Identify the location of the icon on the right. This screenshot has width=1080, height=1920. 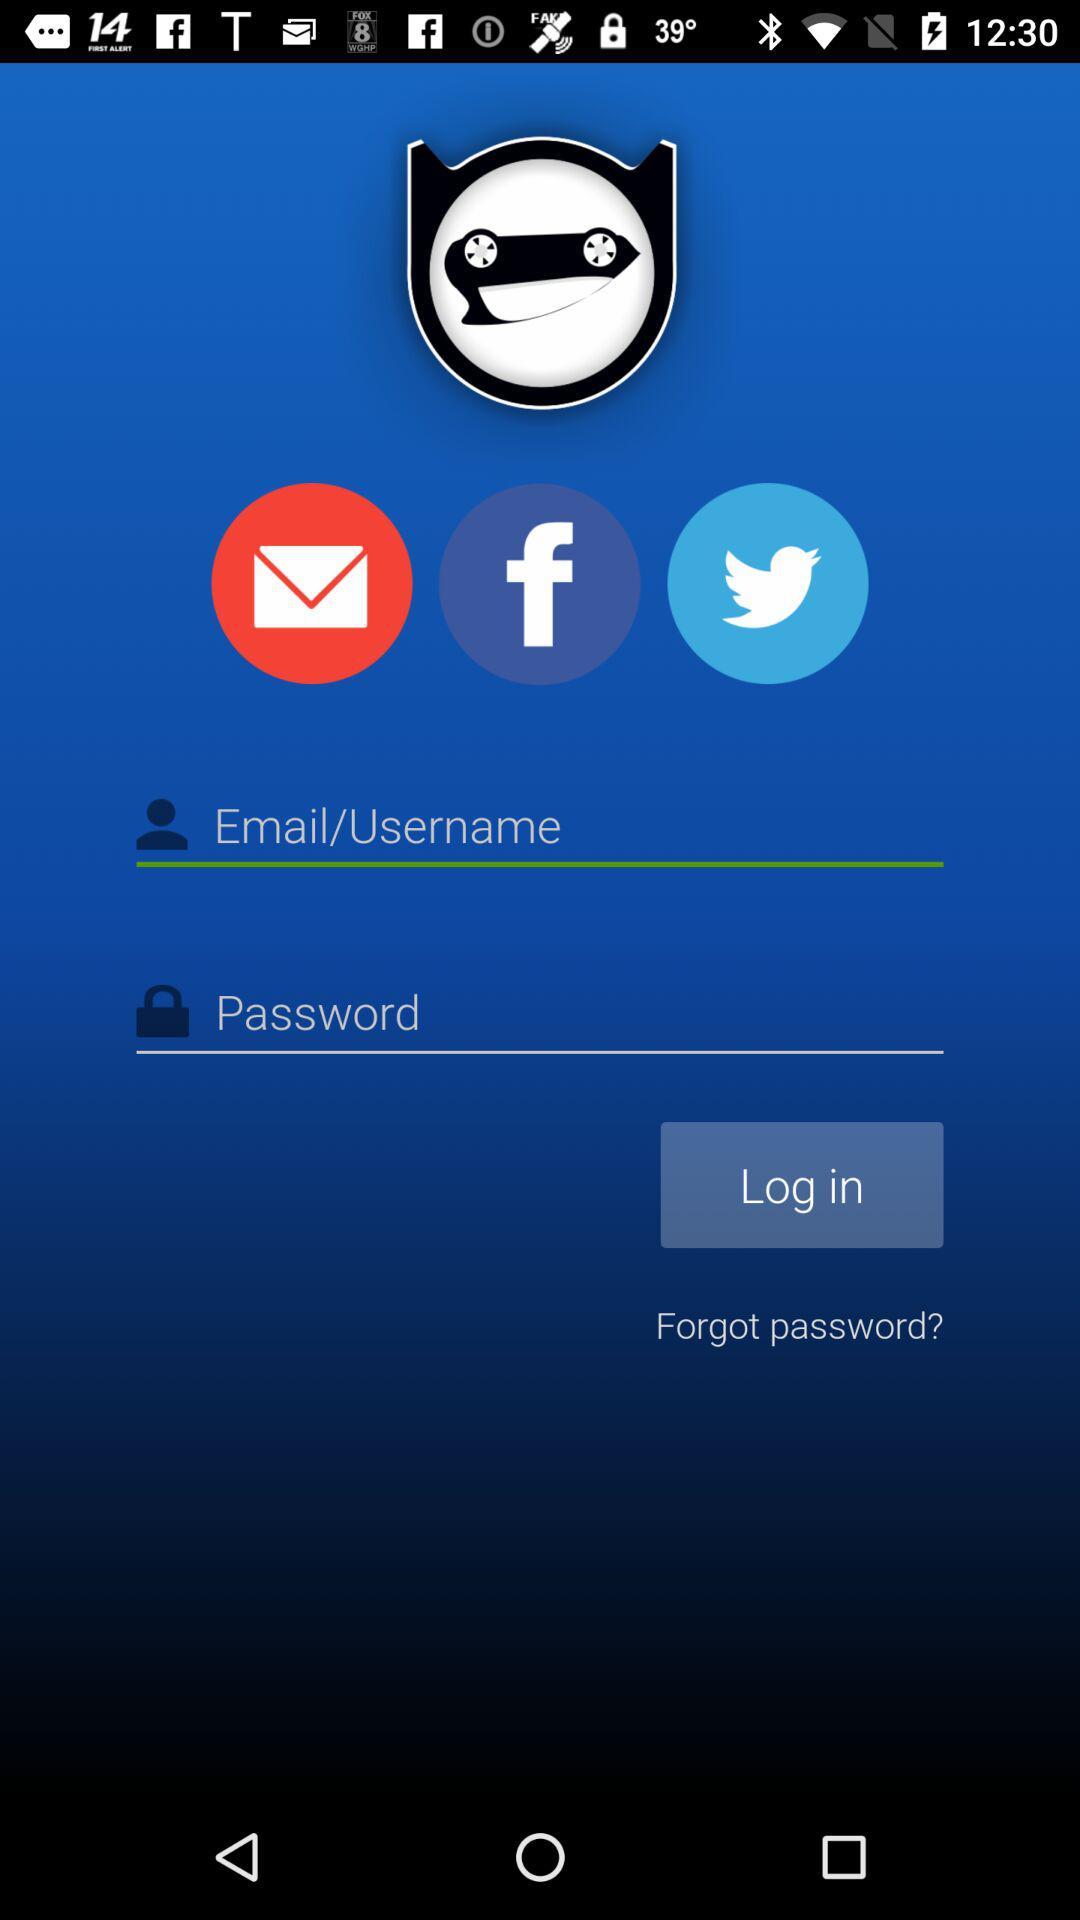
(801, 1185).